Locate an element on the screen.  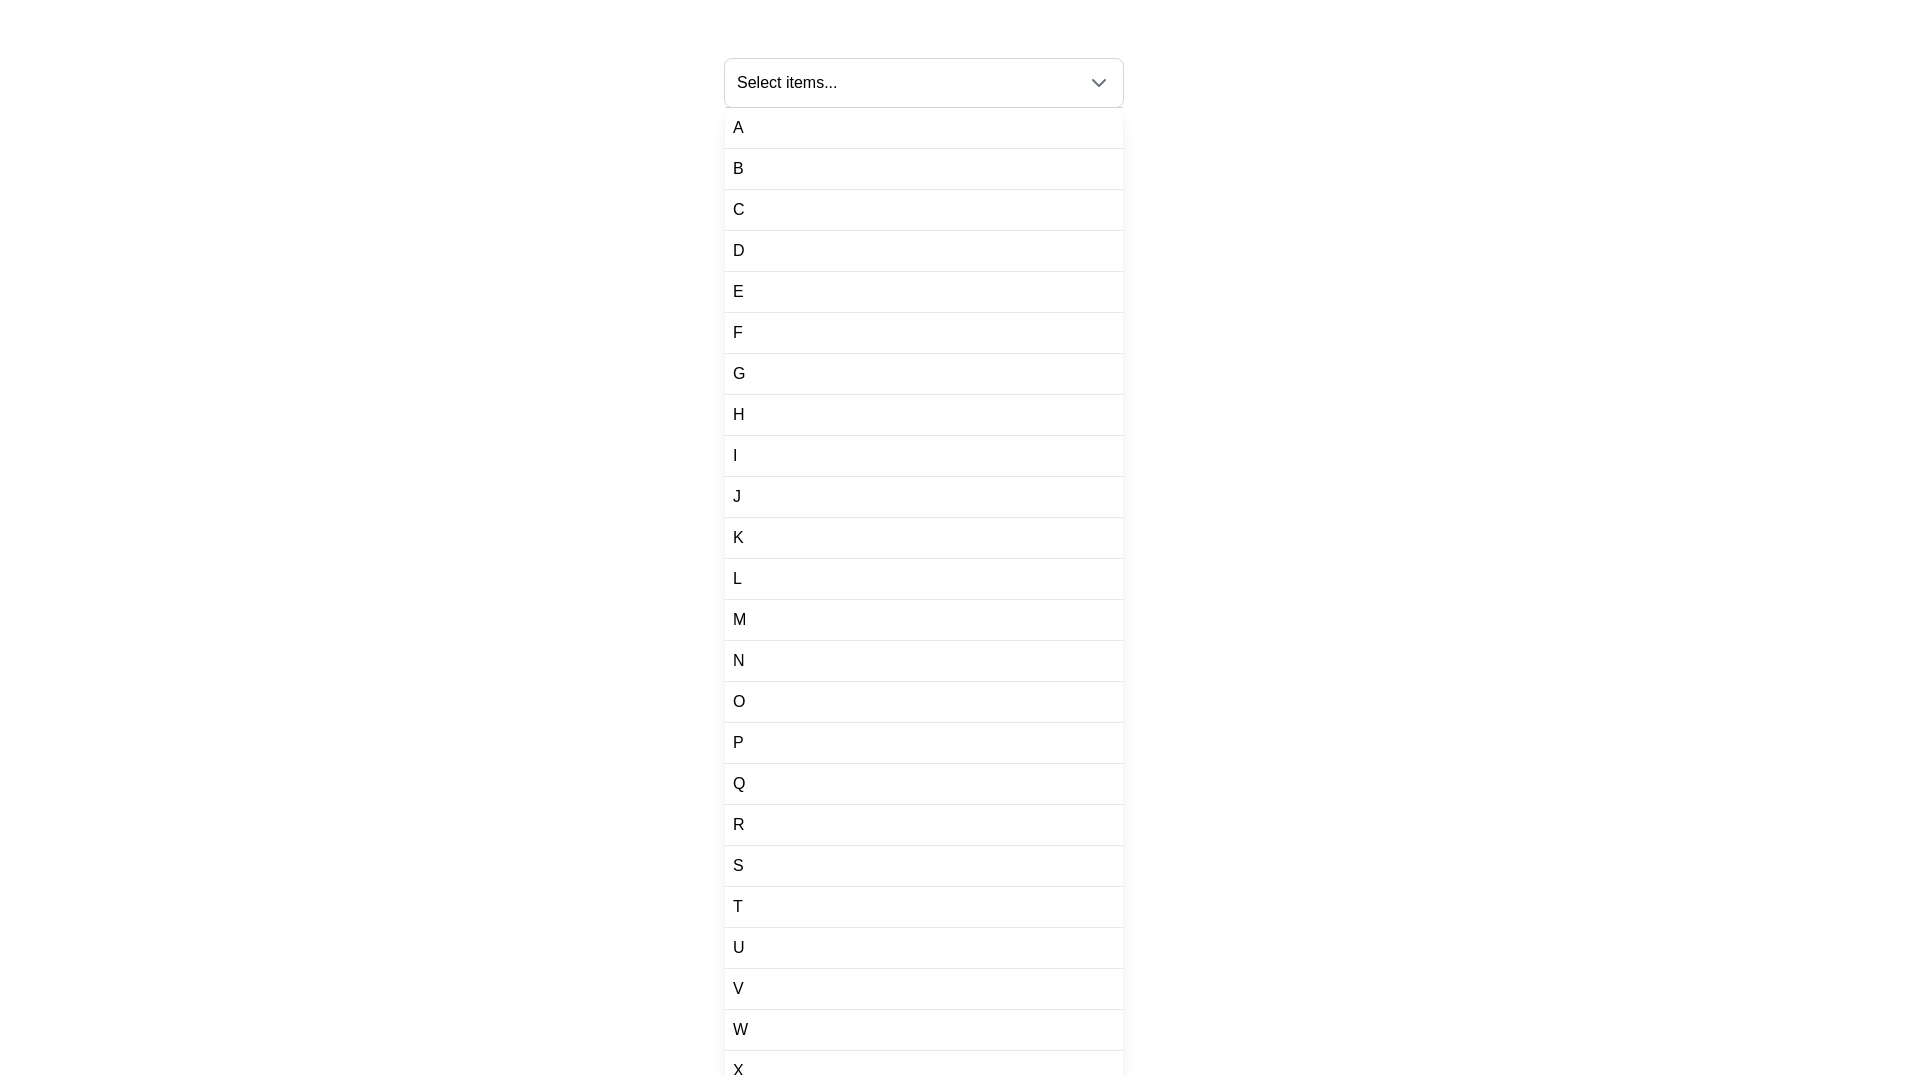
the 14th item is located at coordinates (923, 661).